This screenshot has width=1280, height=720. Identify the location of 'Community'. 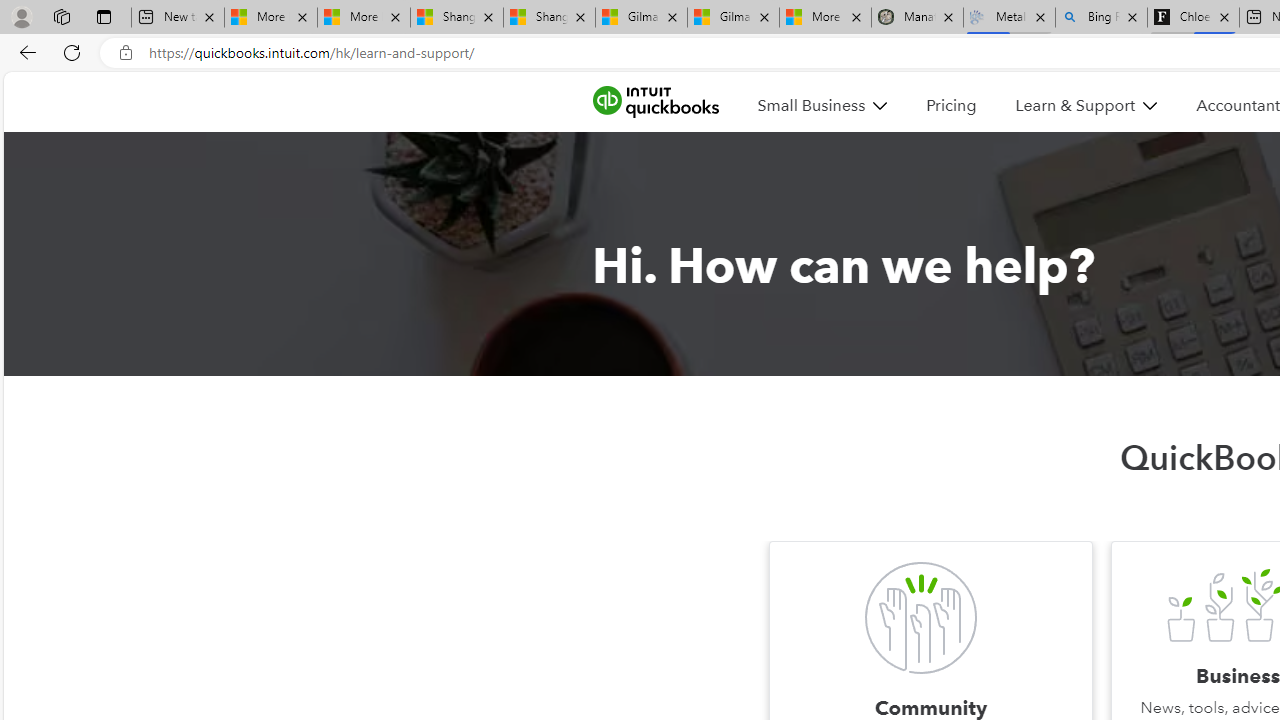
(919, 617).